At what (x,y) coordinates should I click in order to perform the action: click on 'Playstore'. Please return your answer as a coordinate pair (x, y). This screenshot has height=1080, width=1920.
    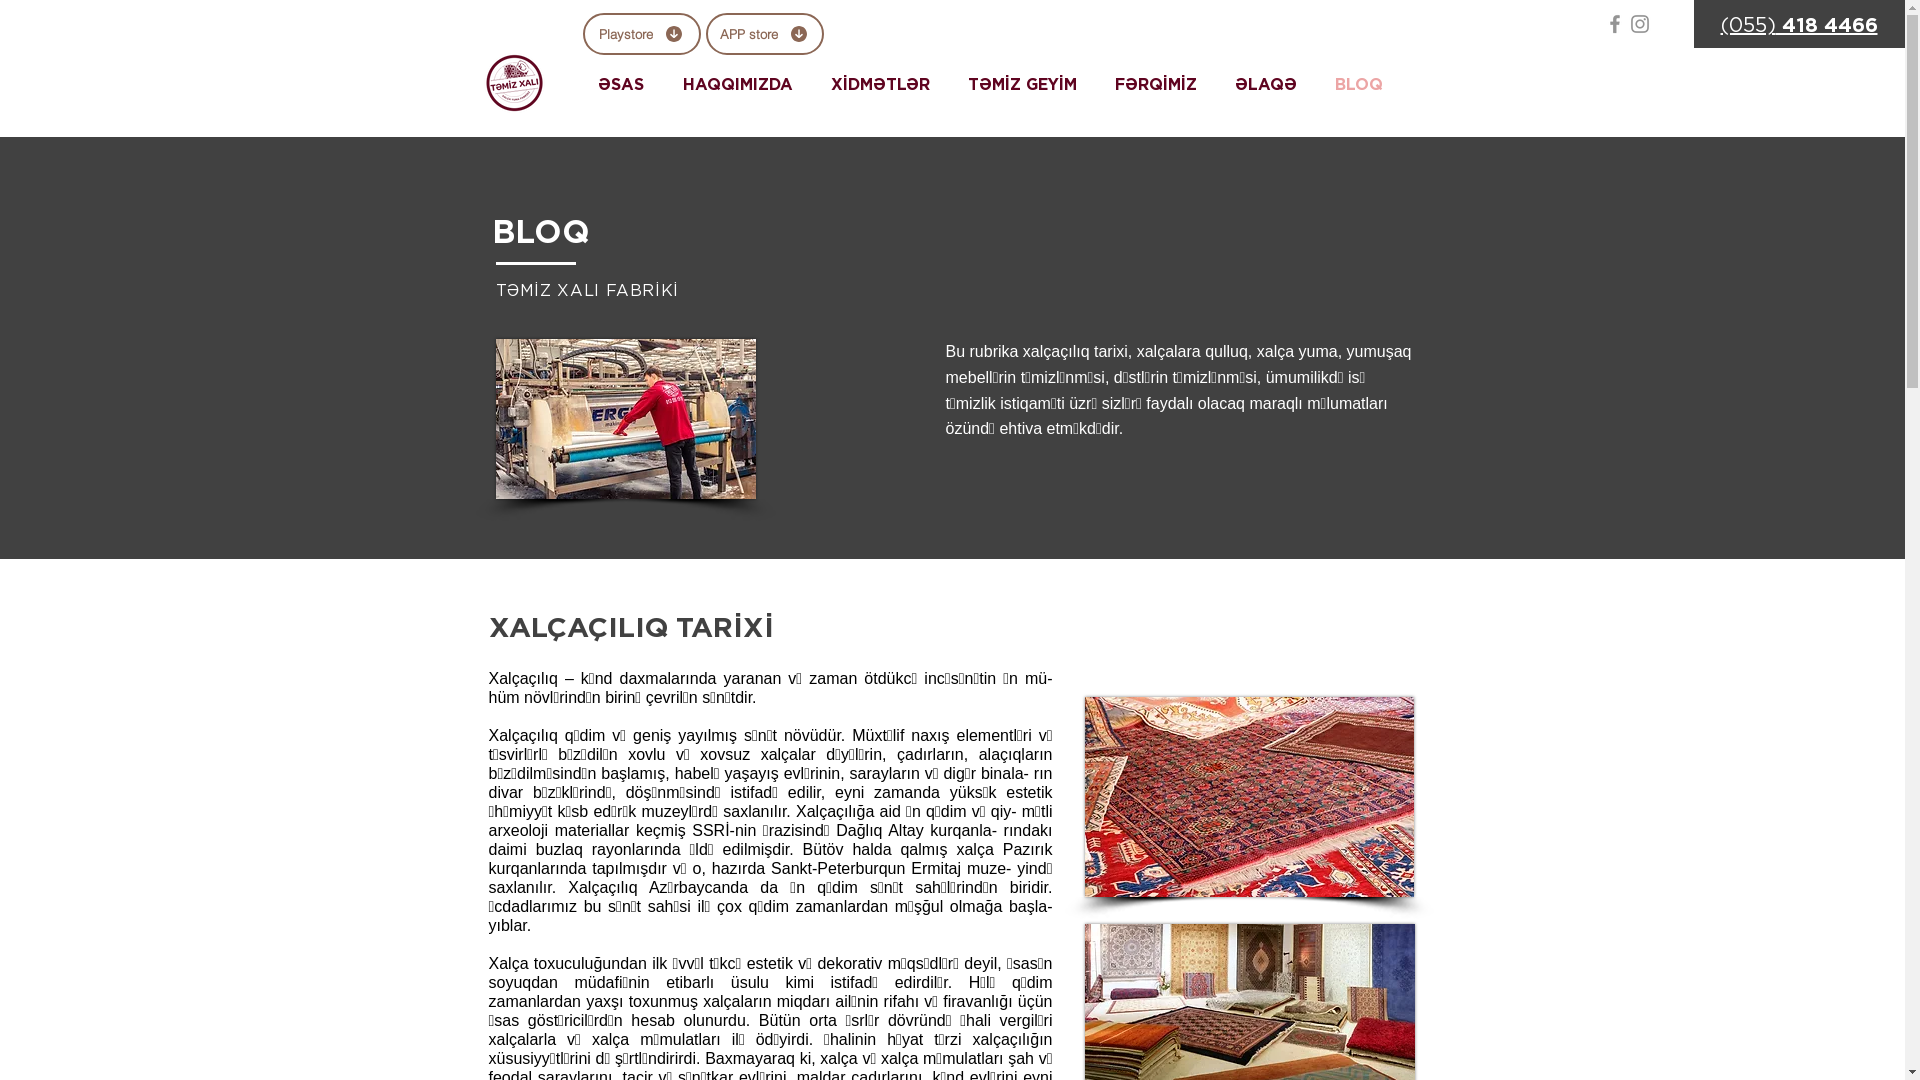
    Looking at the image, I should click on (641, 34).